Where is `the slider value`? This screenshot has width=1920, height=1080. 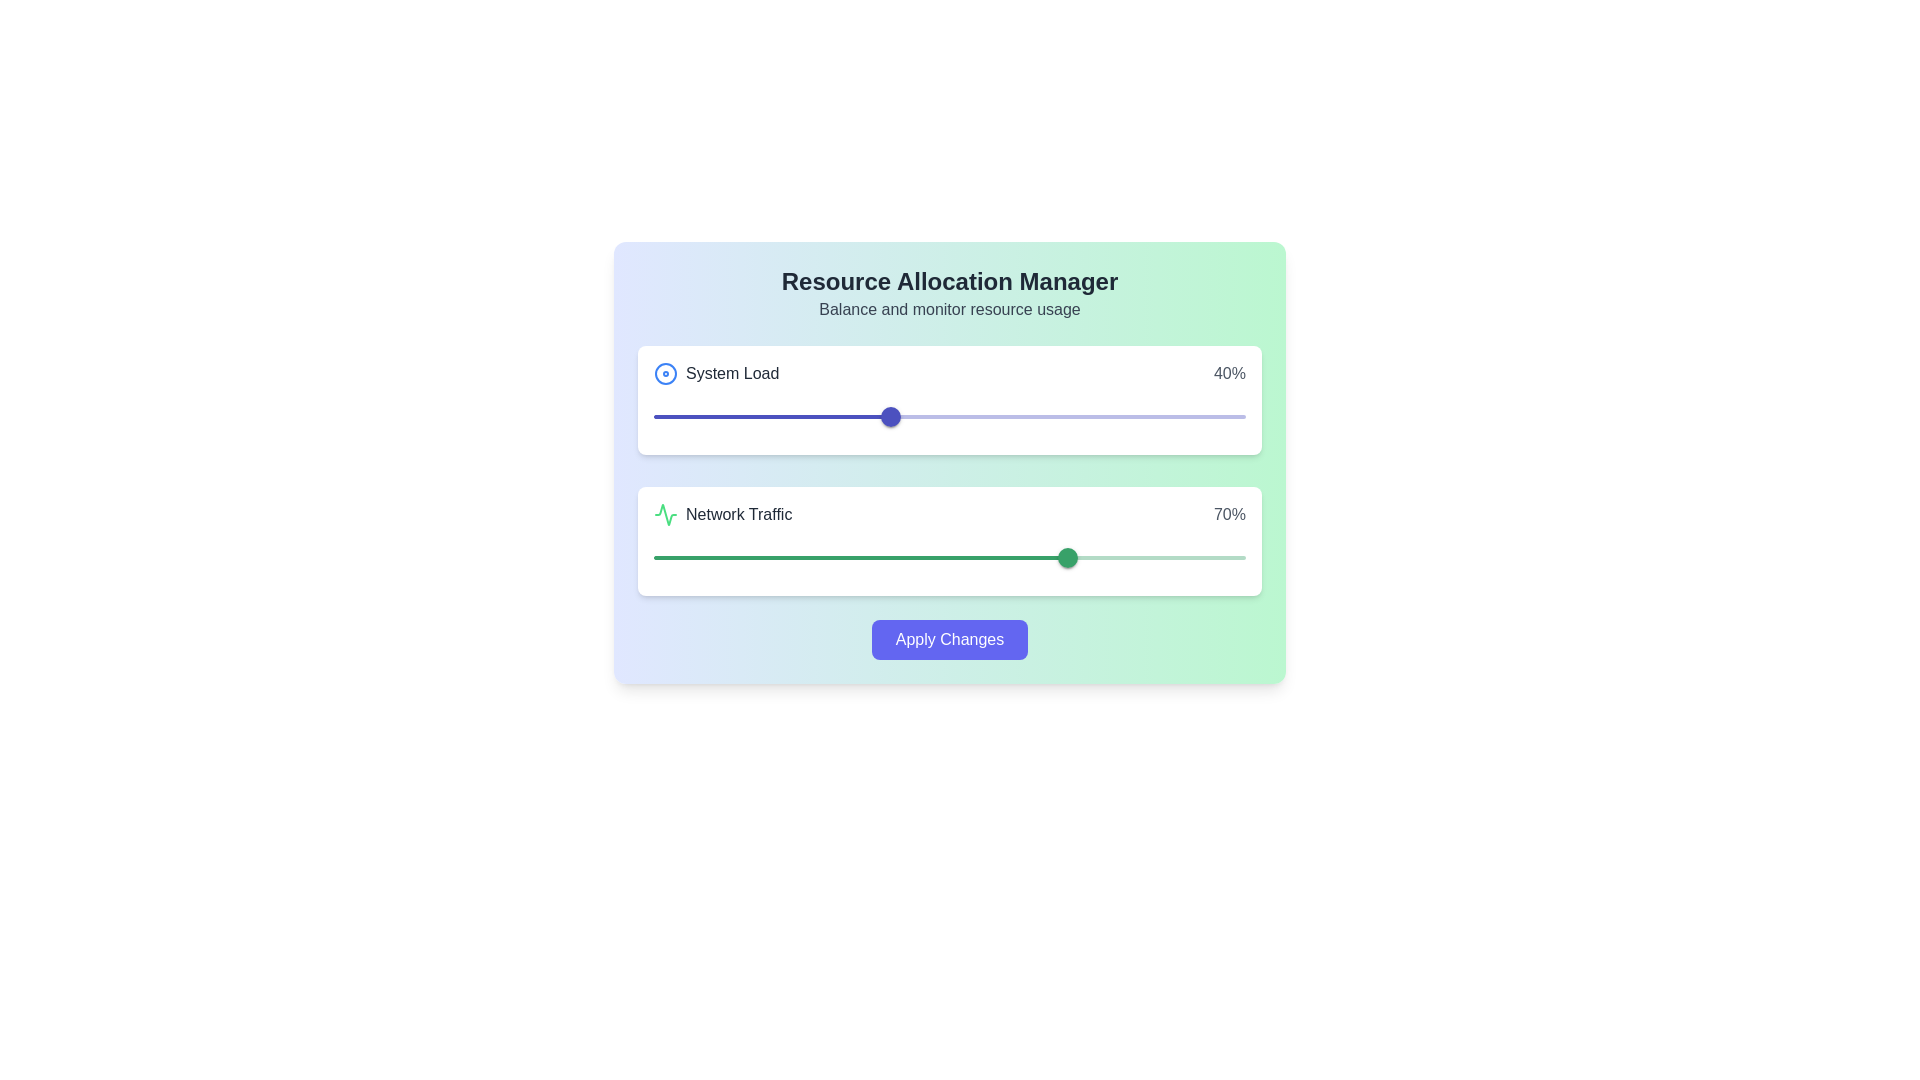 the slider value is located at coordinates (1079, 558).